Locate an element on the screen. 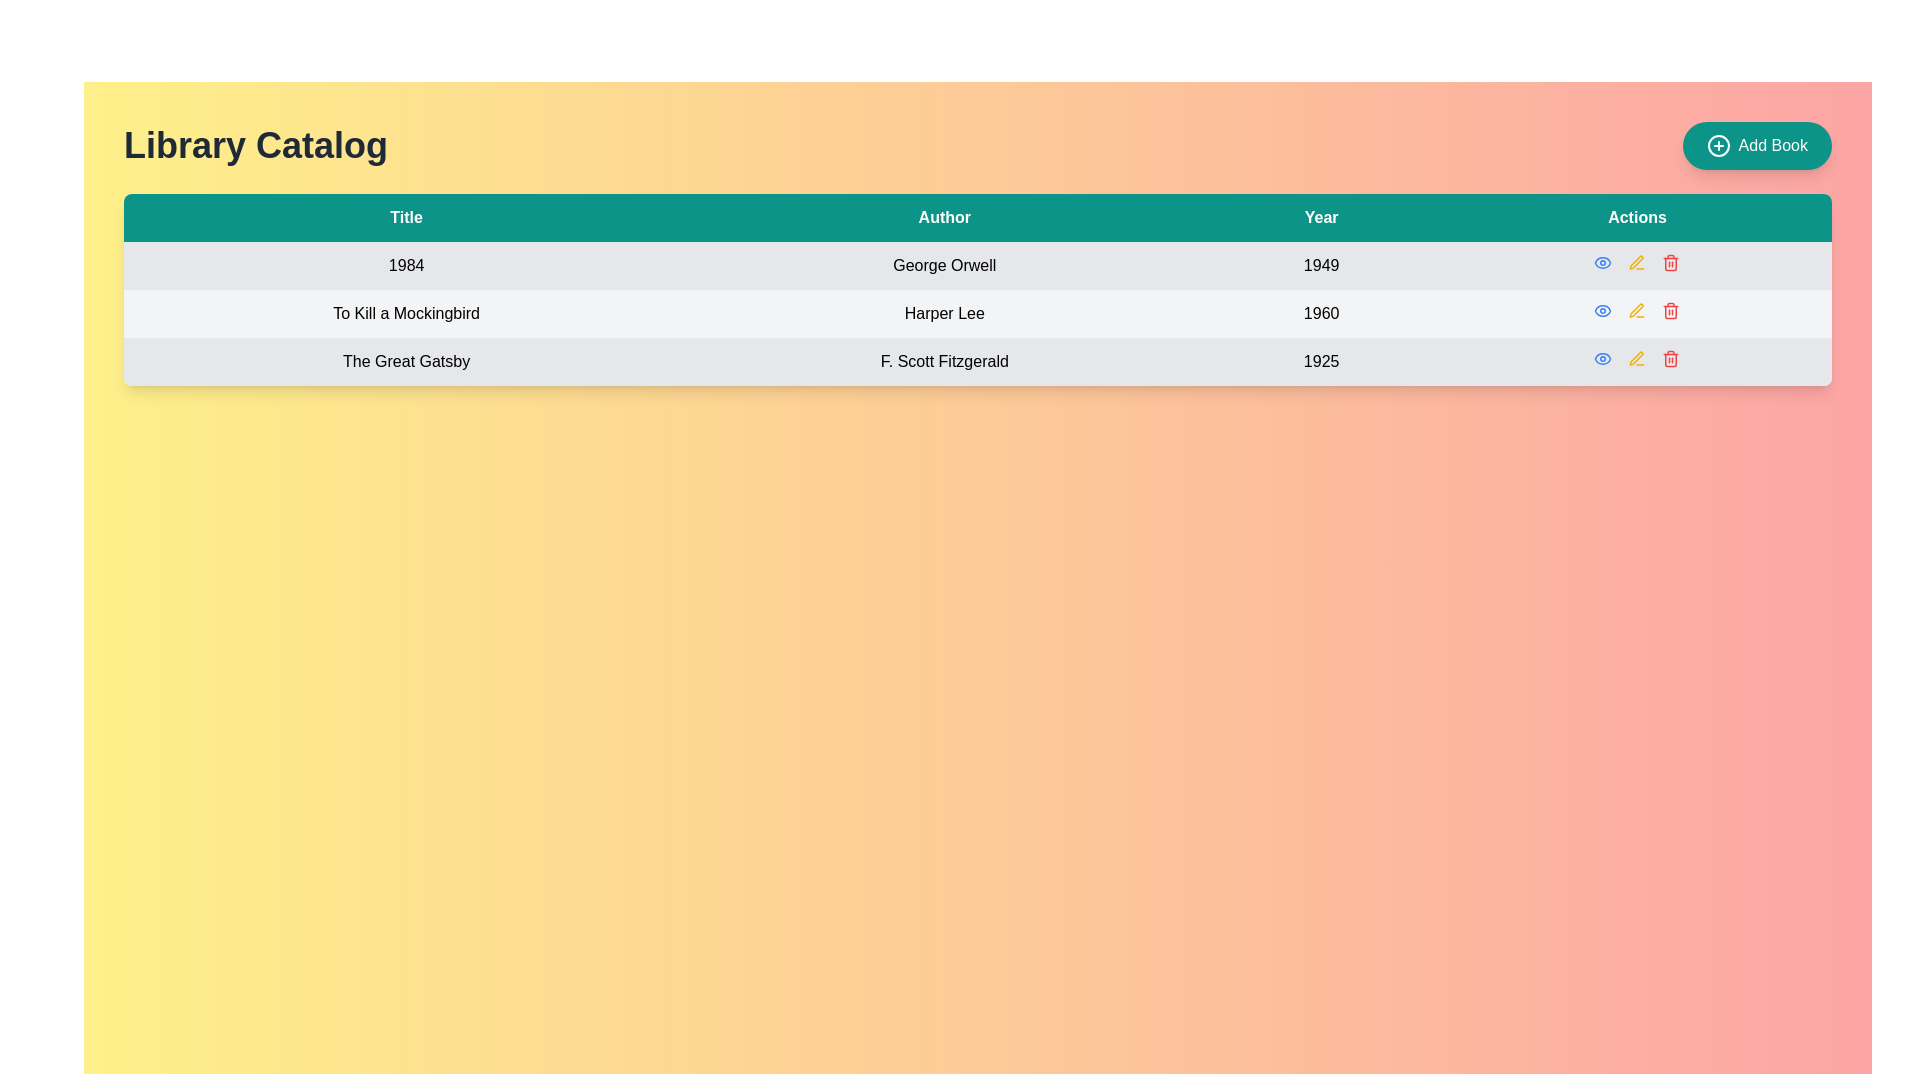 This screenshot has height=1080, width=1920. the yellow pencil icon in the 'Actions' column of the table row for 'To Kill a Mockingbird by Harper Lee, 1960' is located at coordinates (1637, 311).